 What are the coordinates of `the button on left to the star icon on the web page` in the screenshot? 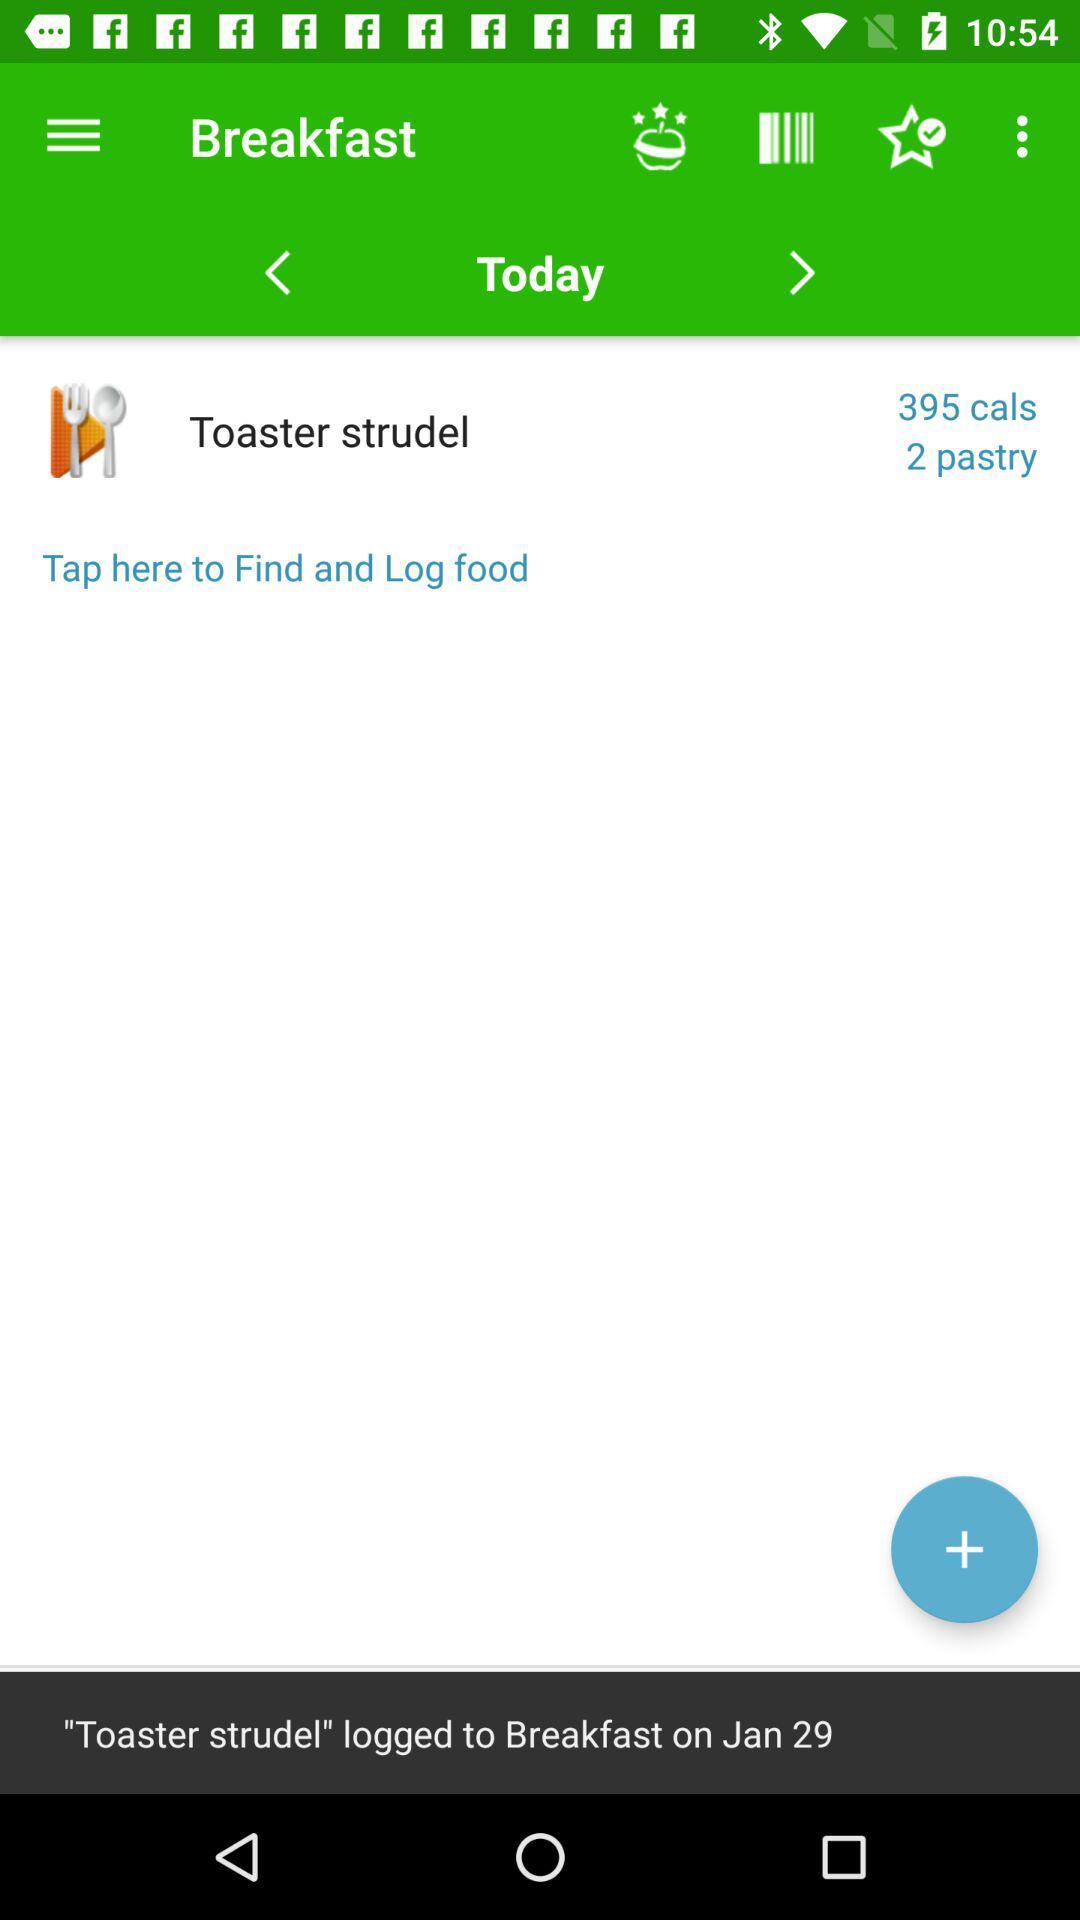 It's located at (785, 136).